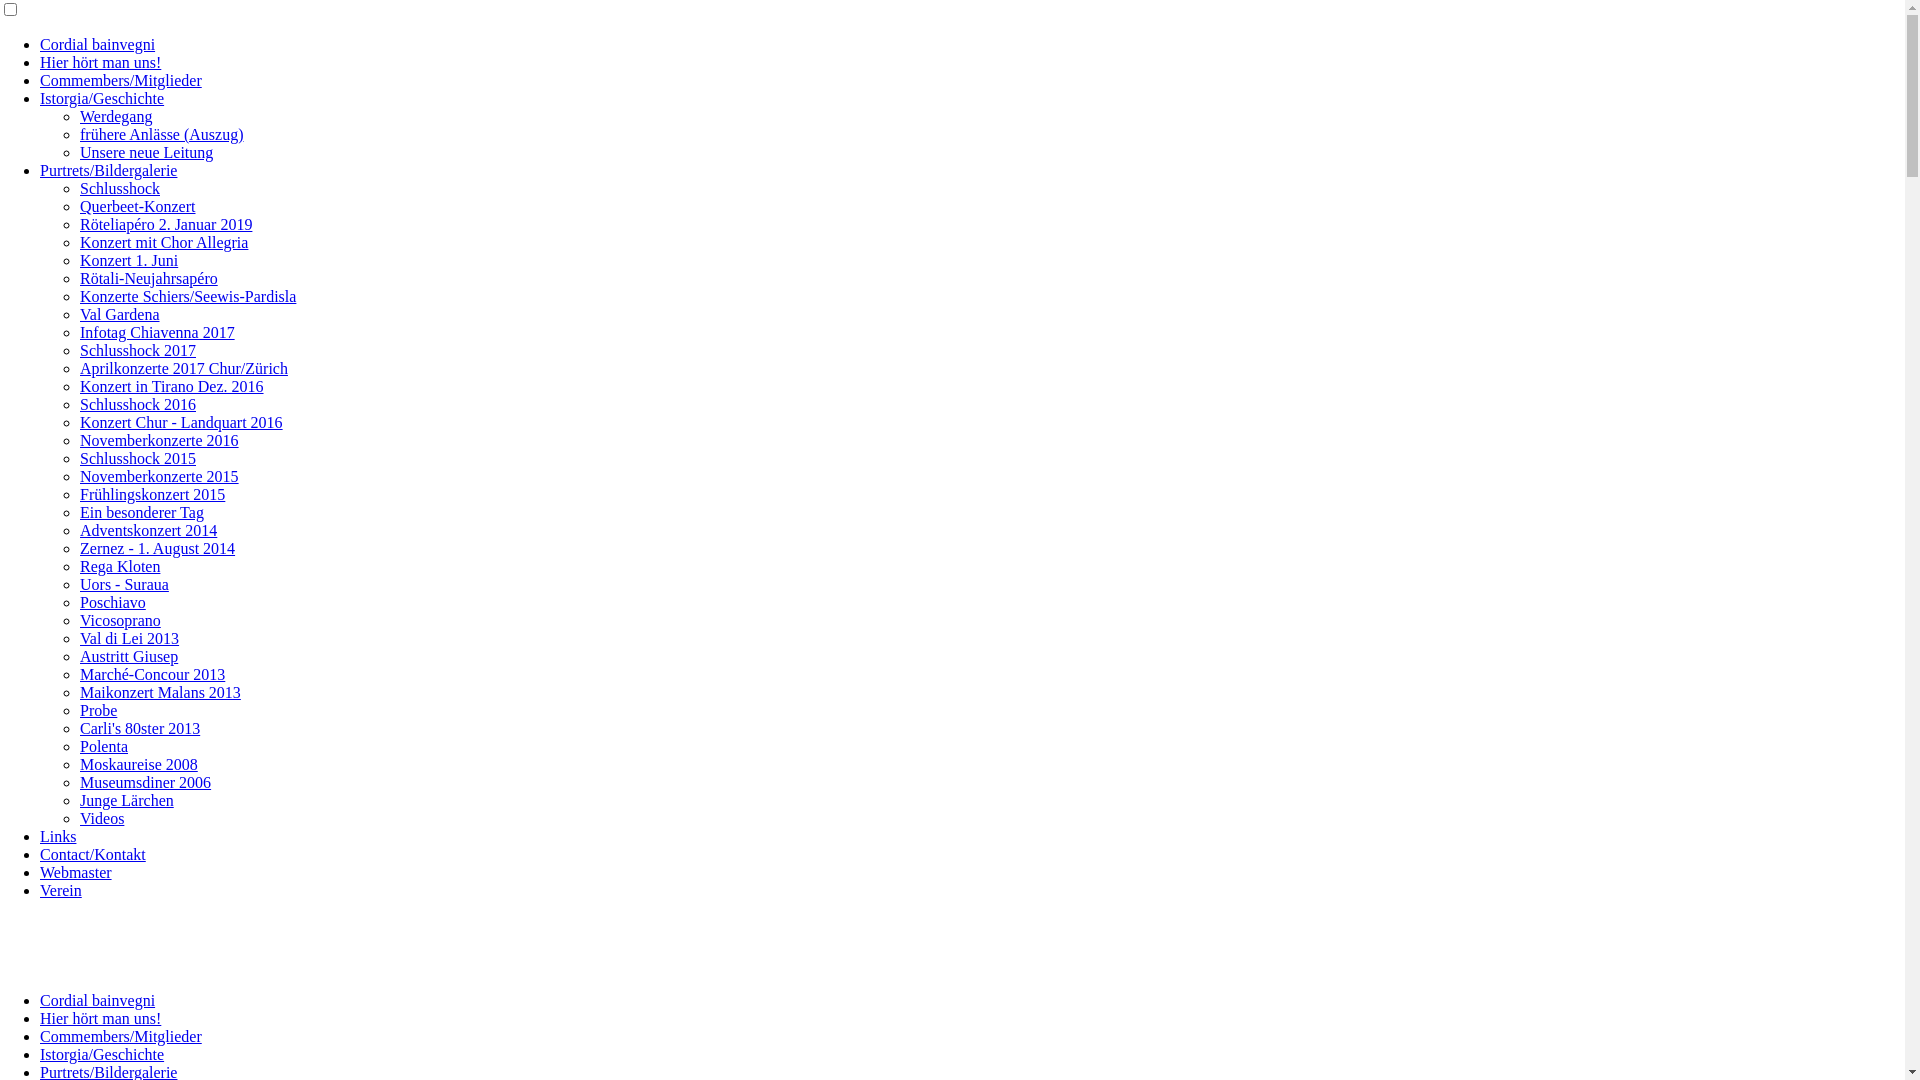  What do you see at coordinates (119, 79) in the screenshot?
I see `'Commembers/Mitglieder'` at bounding box center [119, 79].